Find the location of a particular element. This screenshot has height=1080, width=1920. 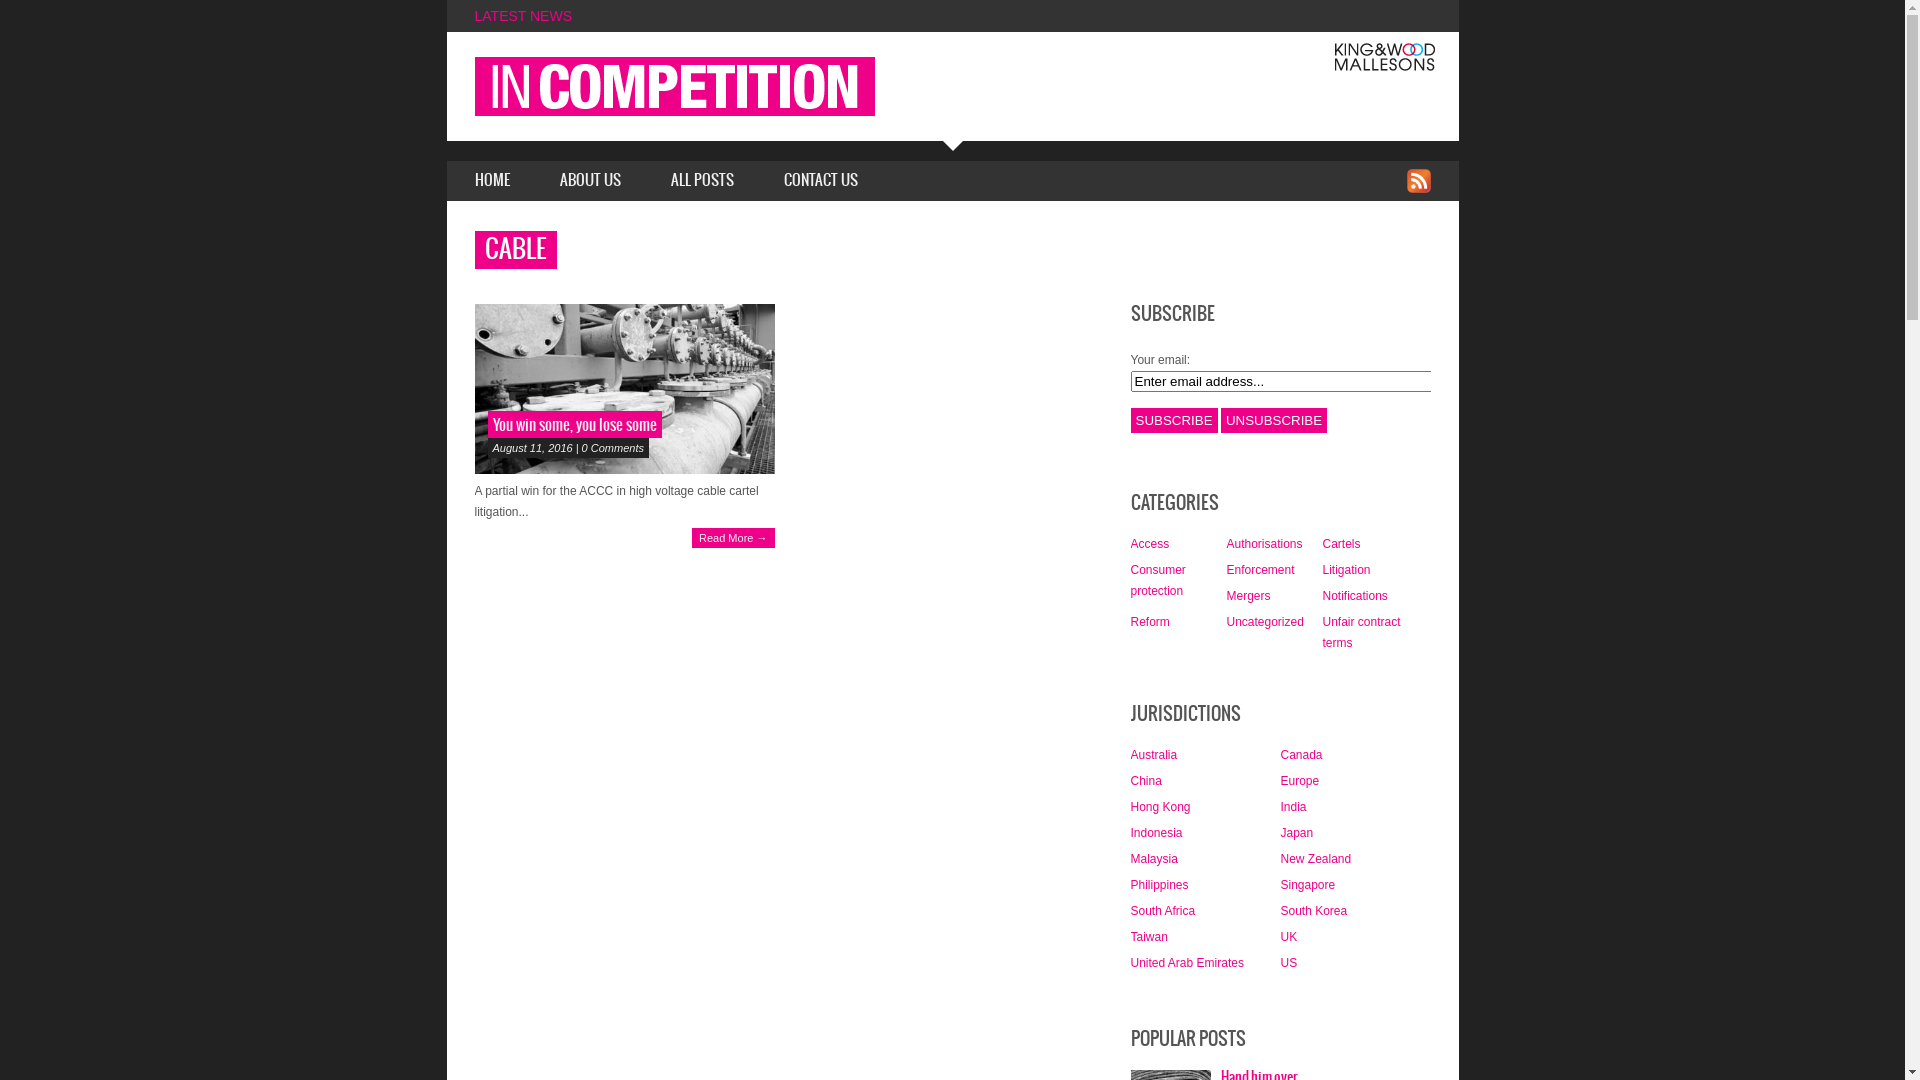

'Consumer protection' is located at coordinates (1157, 580).